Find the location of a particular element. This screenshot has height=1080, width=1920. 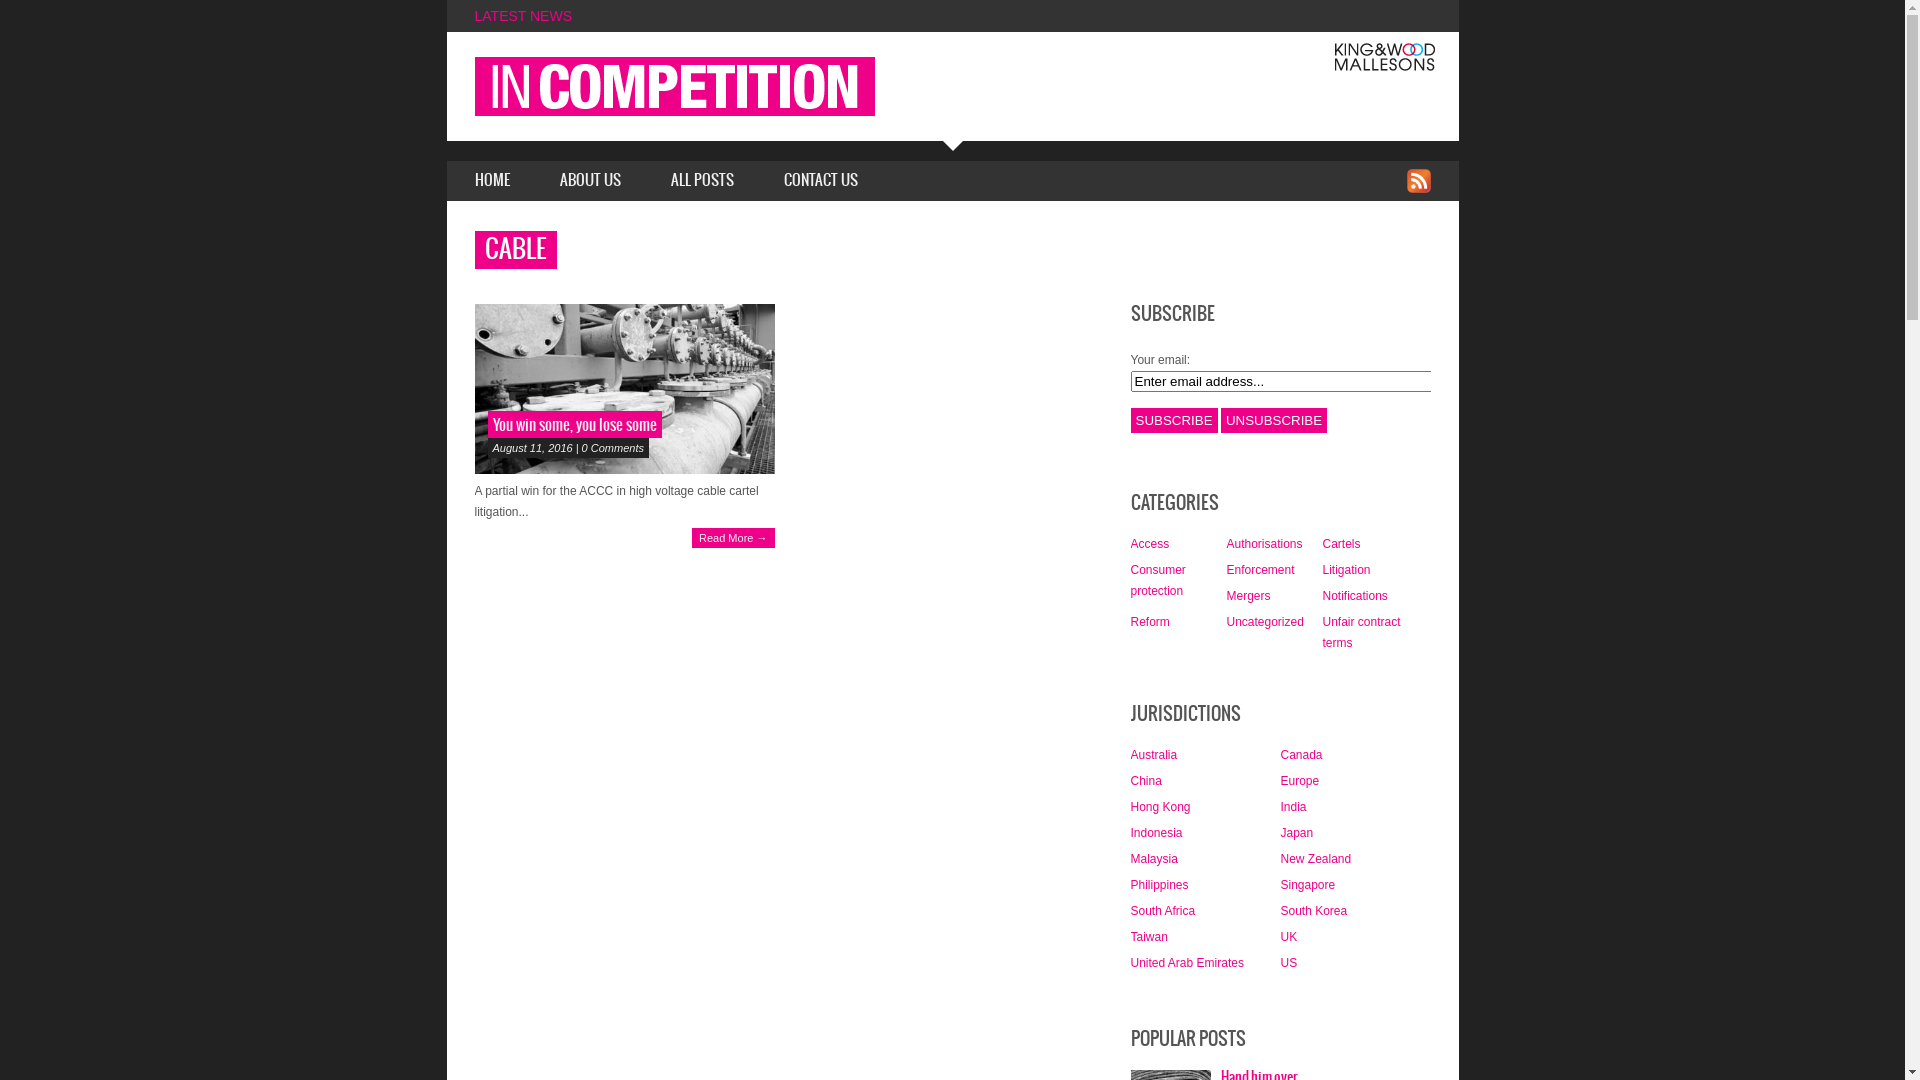

'Consumer protection' is located at coordinates (1157, 580).